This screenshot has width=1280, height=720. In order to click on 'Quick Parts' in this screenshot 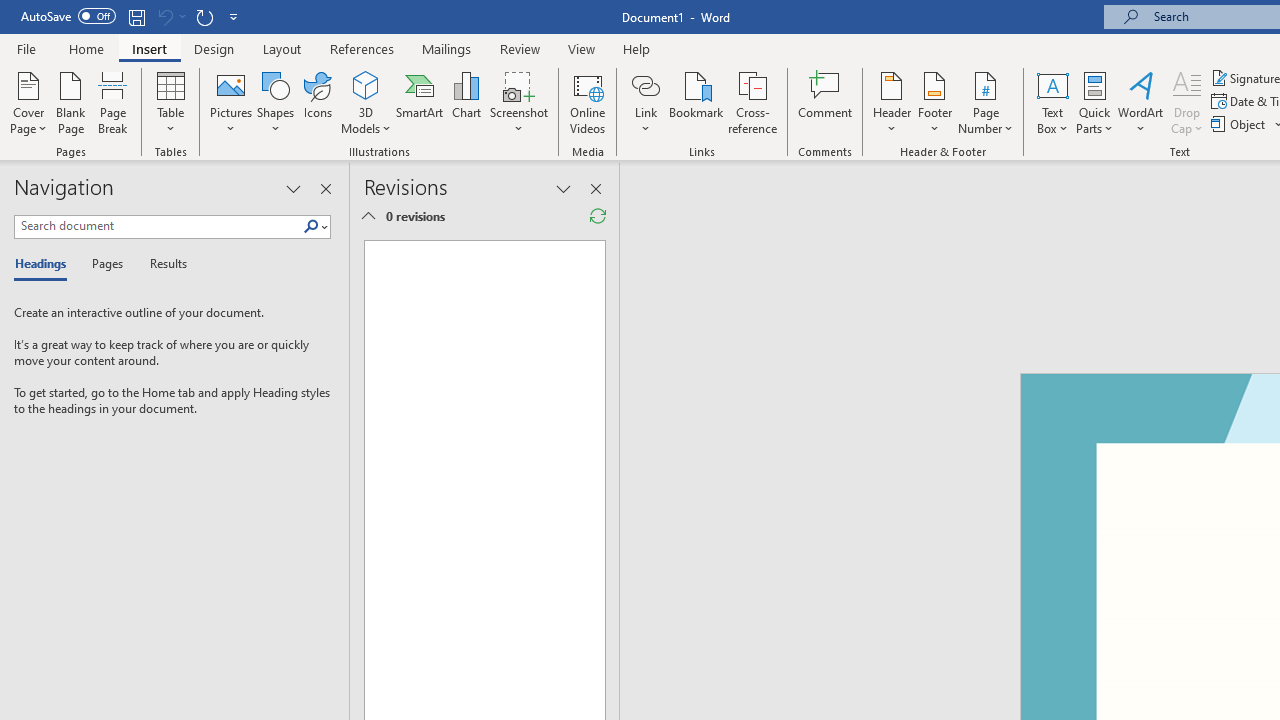, I will do `click(1094, 103)`.